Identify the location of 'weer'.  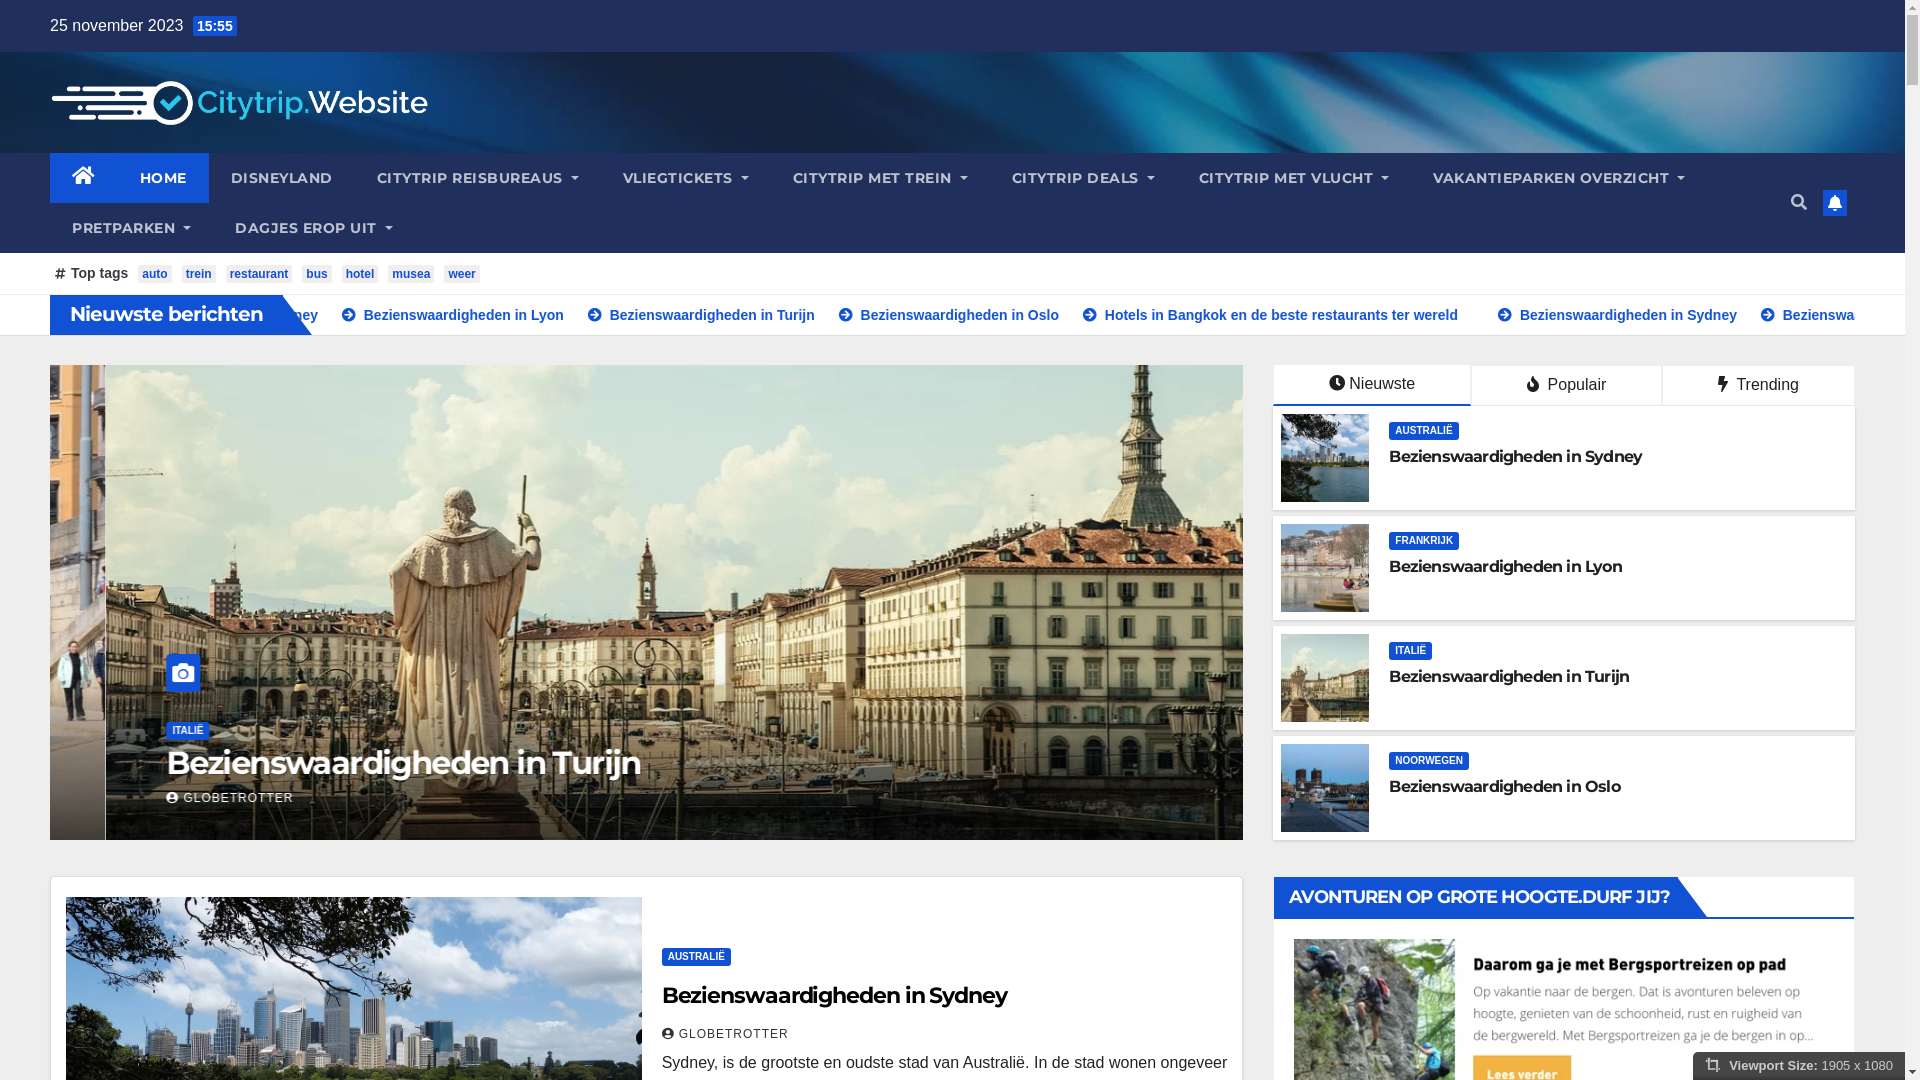
(460, 273).